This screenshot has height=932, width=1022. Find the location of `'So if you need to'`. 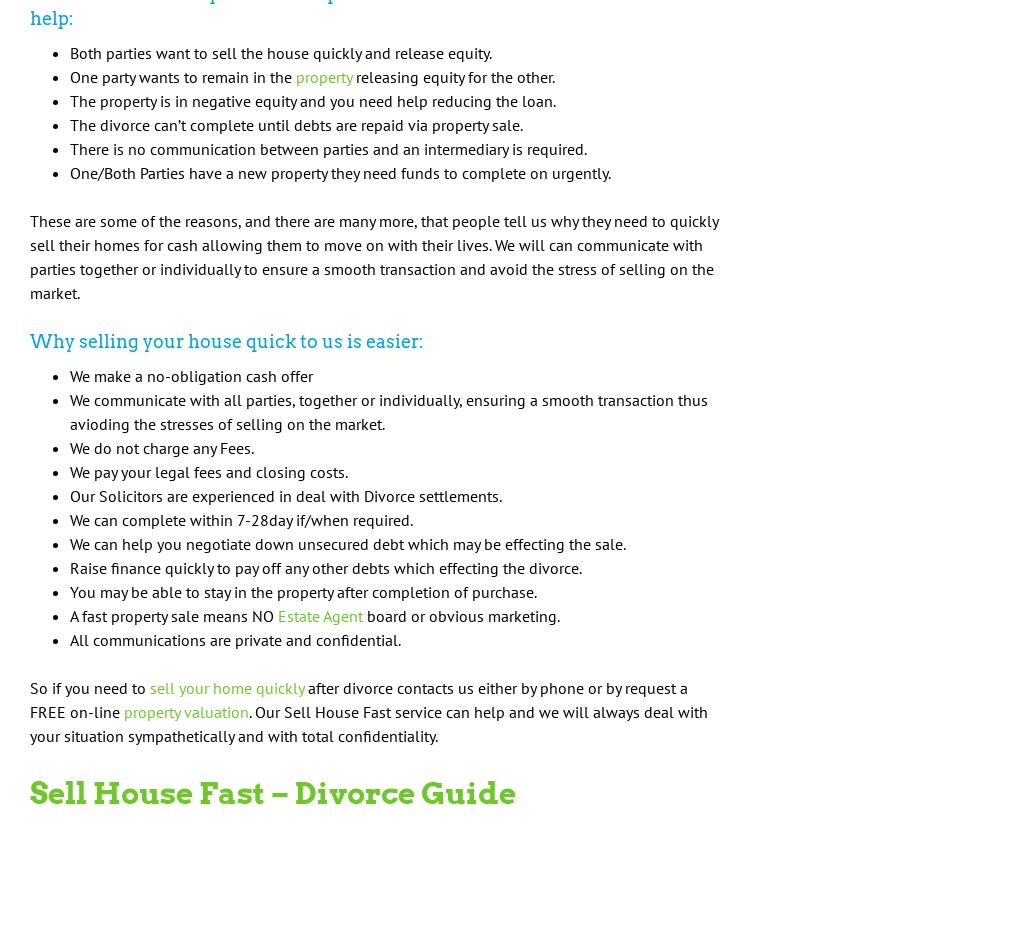

'So if you need to' is located at coordinates (89, 688).